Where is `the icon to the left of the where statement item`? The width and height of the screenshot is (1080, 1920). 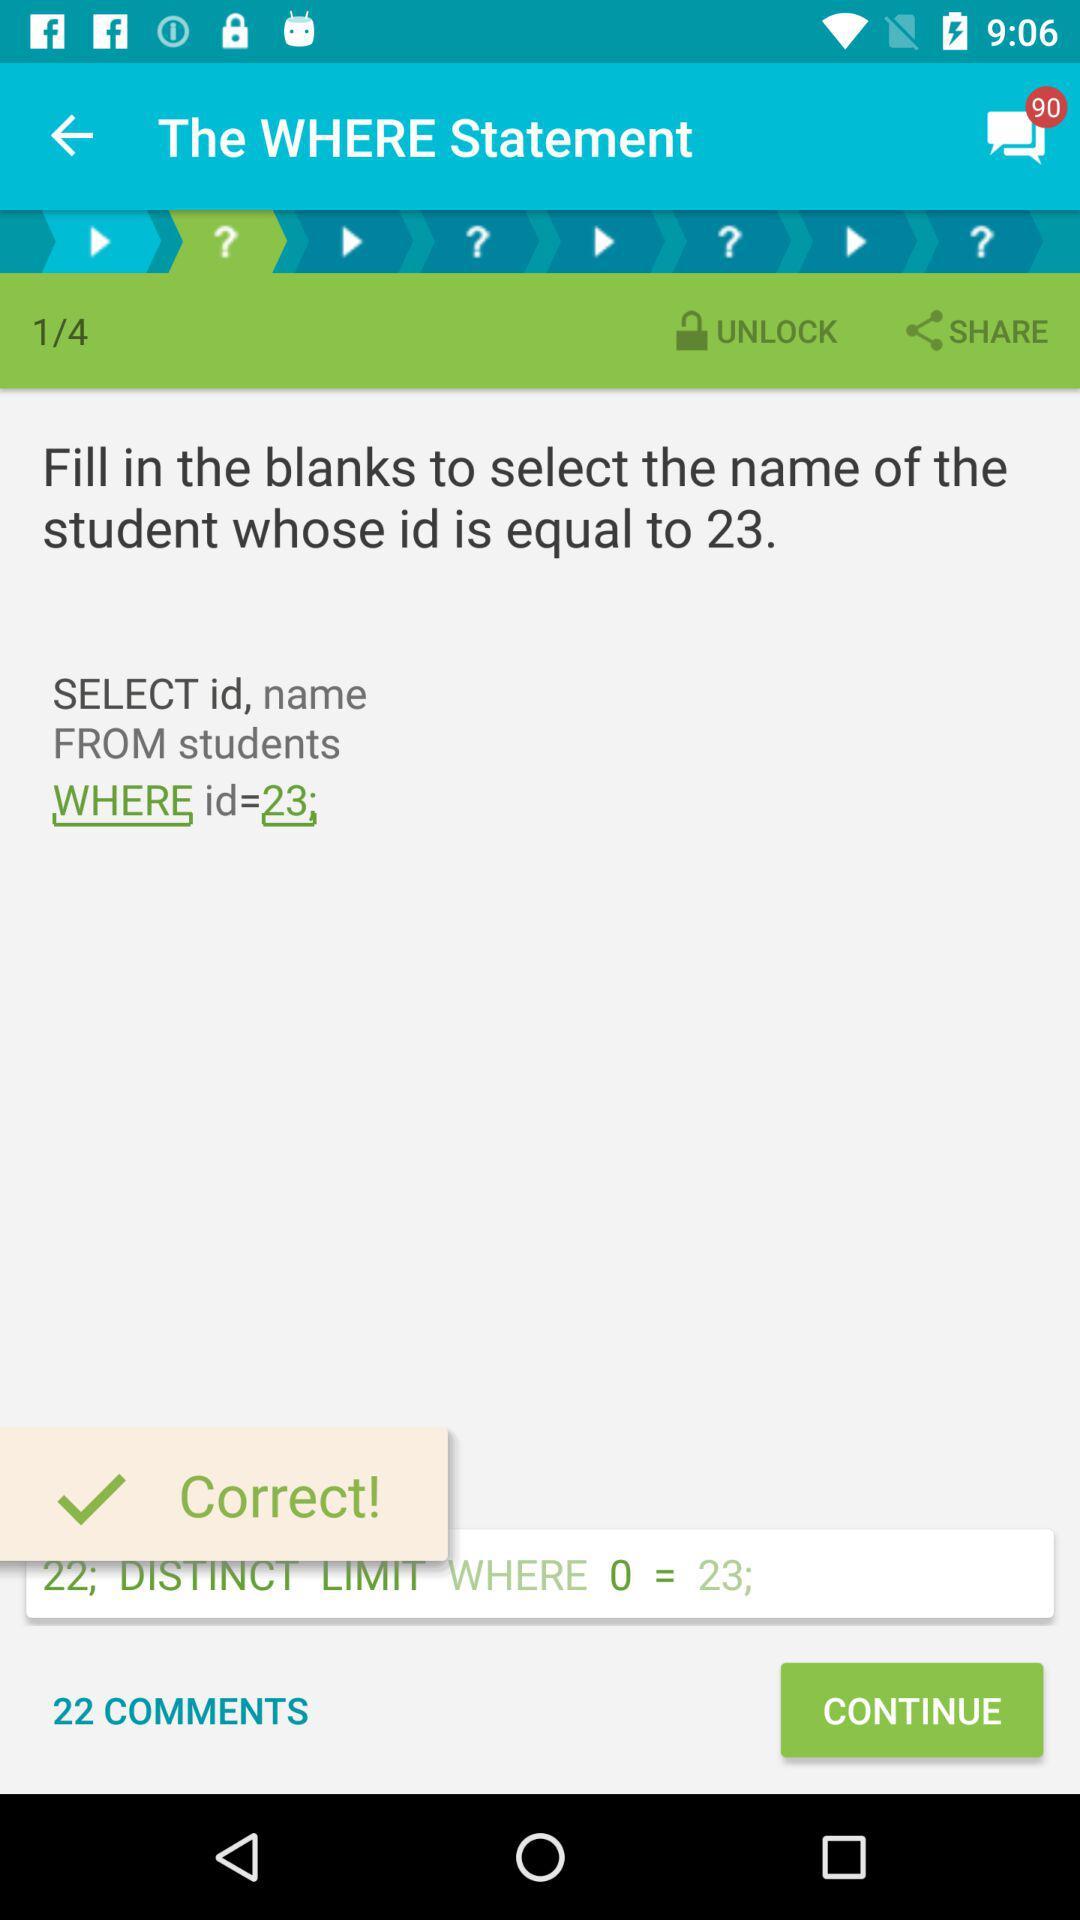 the icon to the left of the where statement item is located at coordinates (72, 135).